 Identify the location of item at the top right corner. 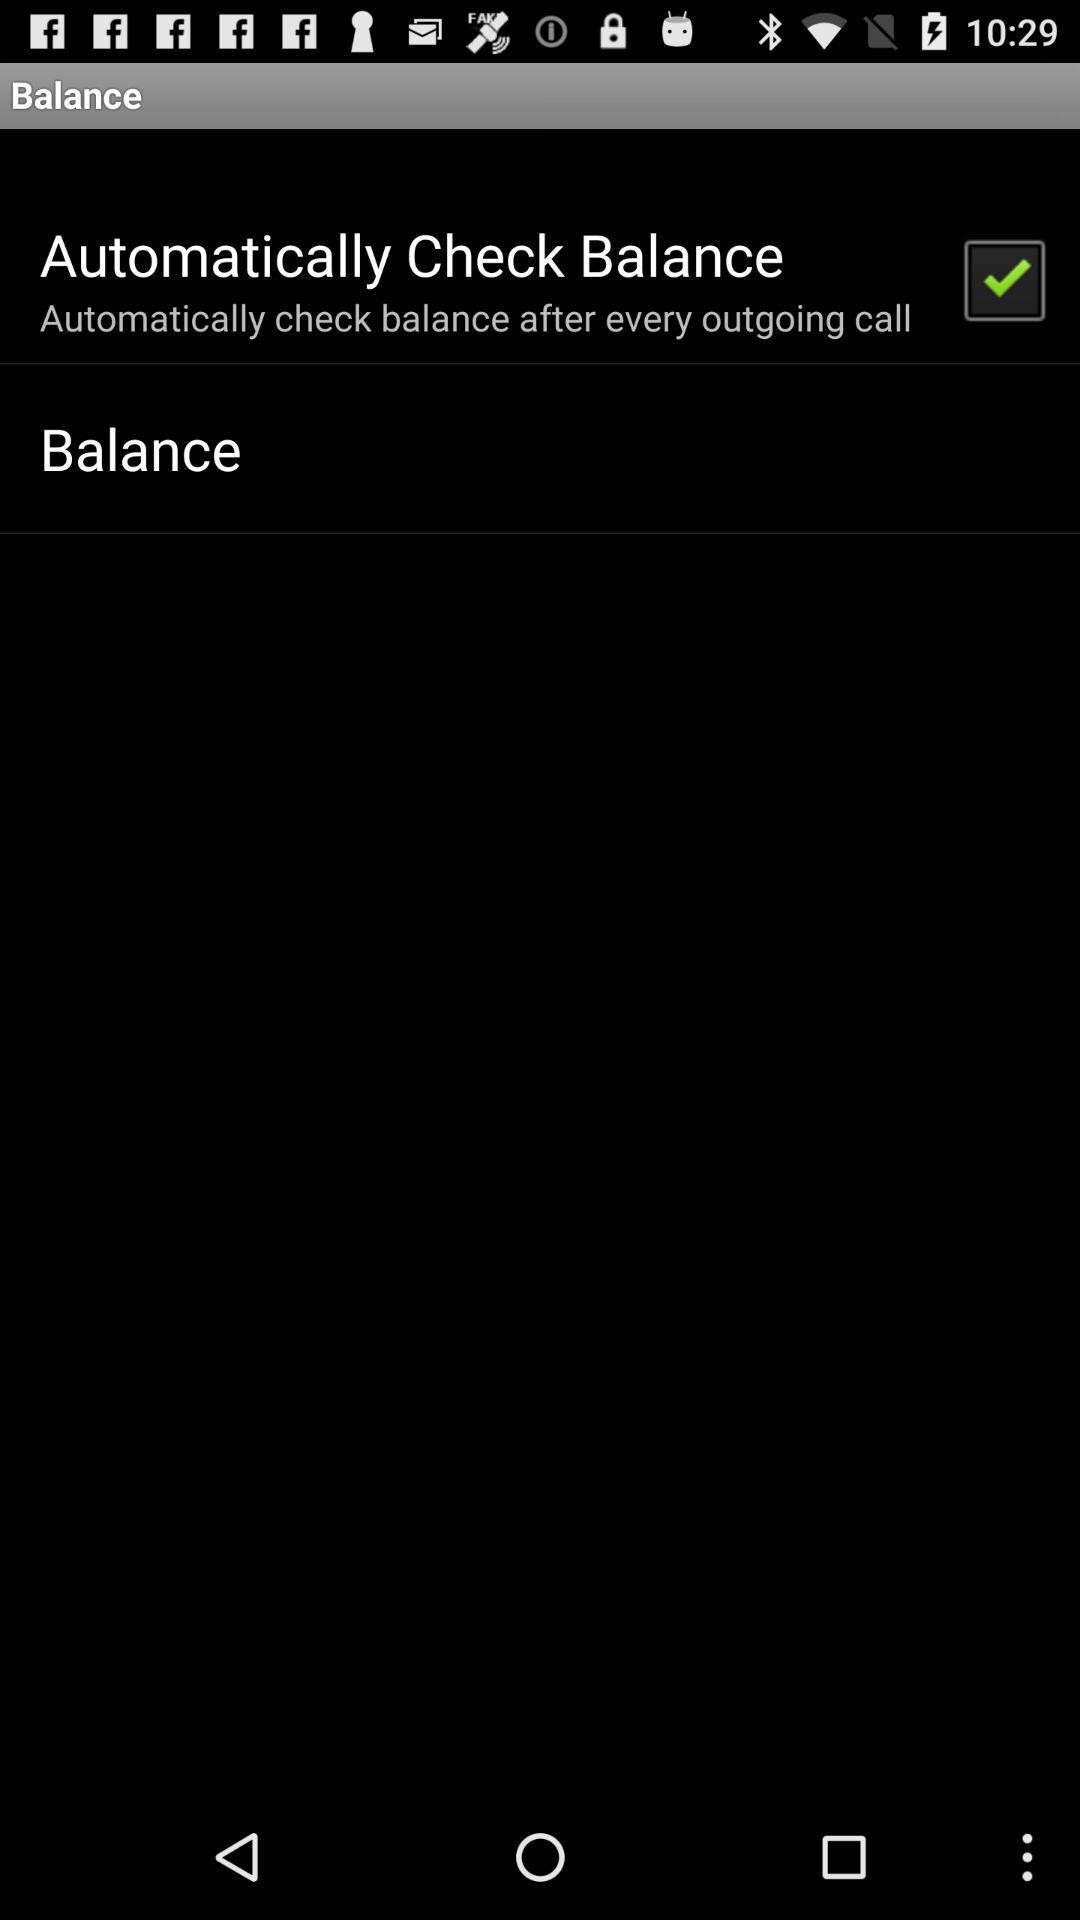
(1003, 277).